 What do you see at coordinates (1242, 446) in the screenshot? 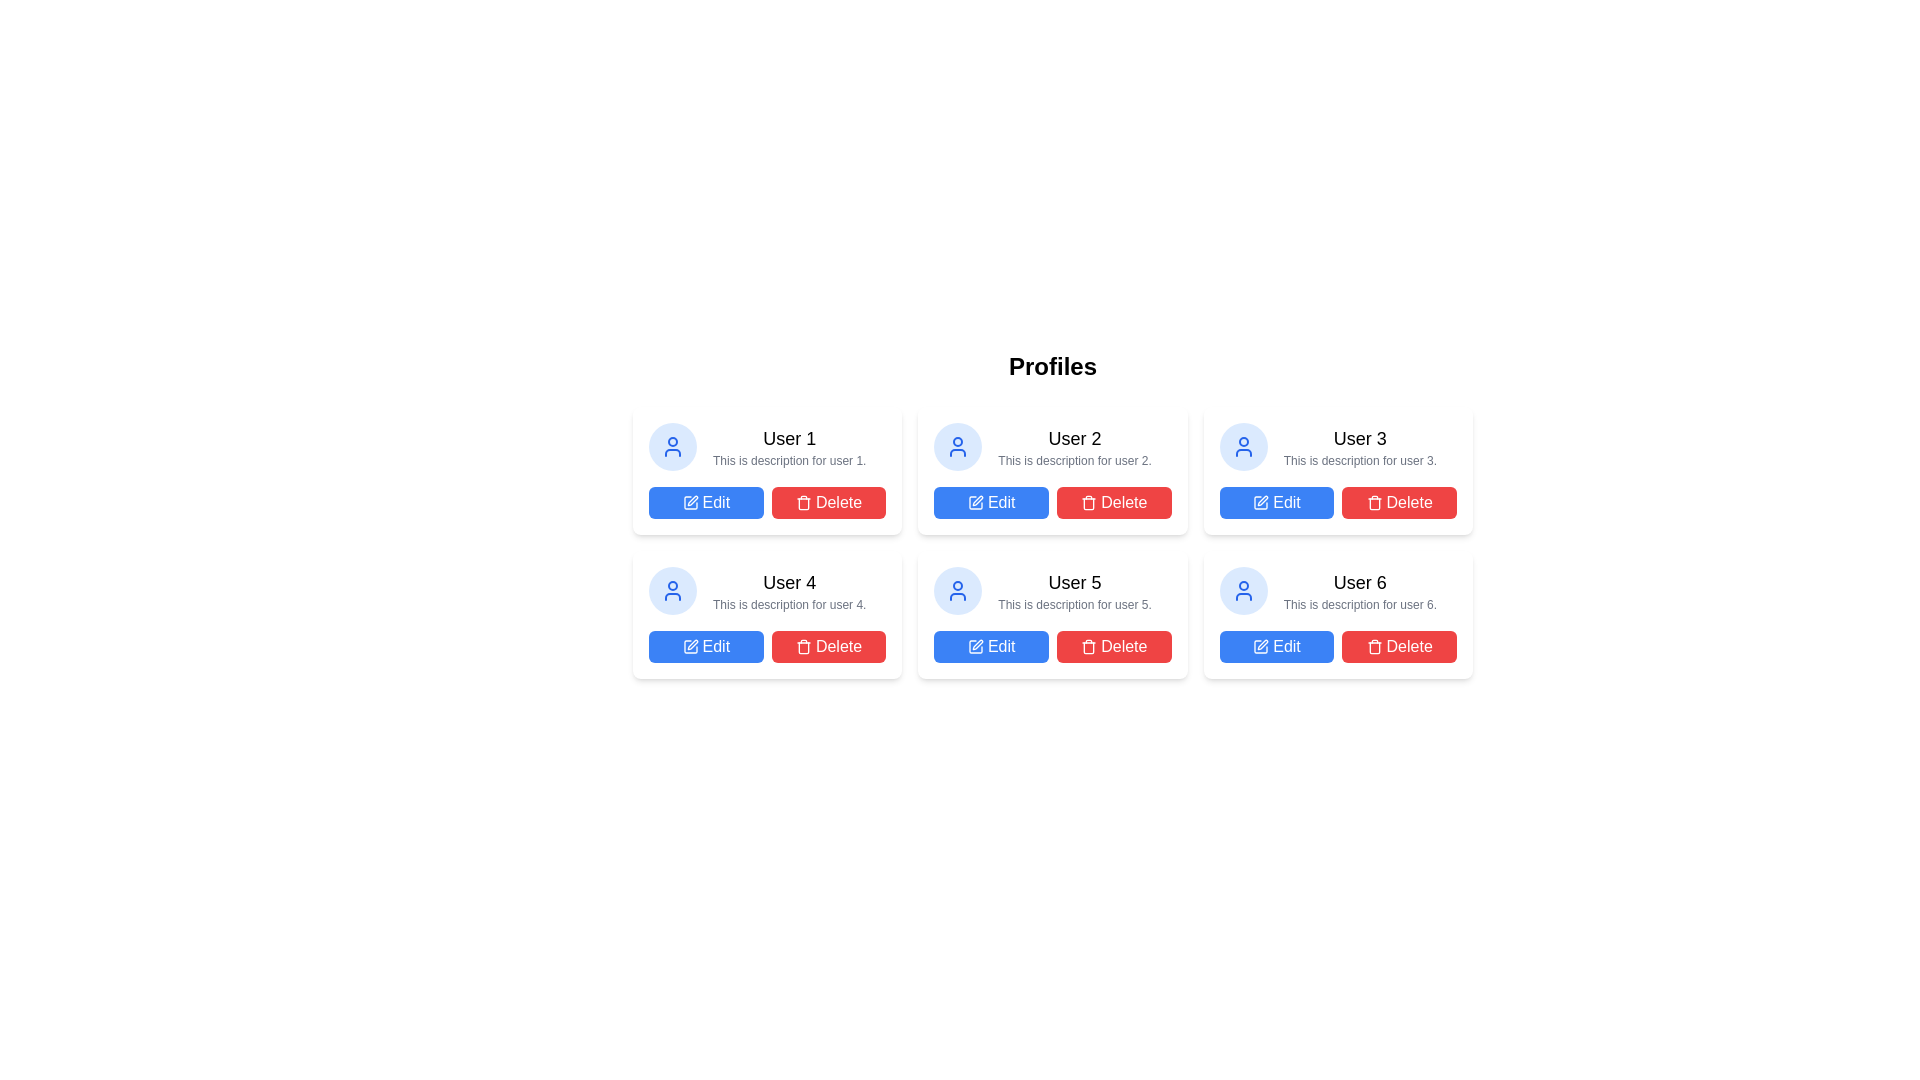
I see `the user icon, which is a circular blue outline representing a user, located within a blue-tinted background on the user profile card` at bounding box center [1242, 446].